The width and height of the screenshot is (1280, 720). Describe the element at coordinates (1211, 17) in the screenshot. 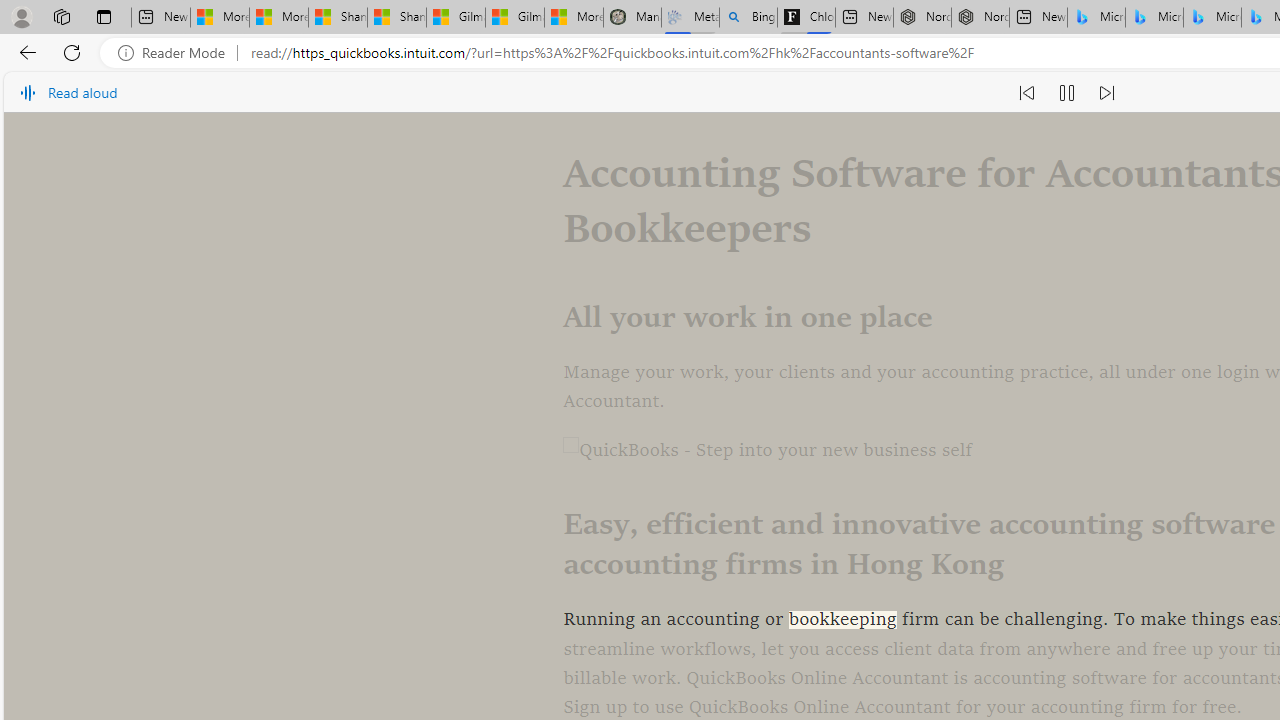

I see `'Microsoft Bing Travel - Shangri-La Hotel Bangkok'` at that location.